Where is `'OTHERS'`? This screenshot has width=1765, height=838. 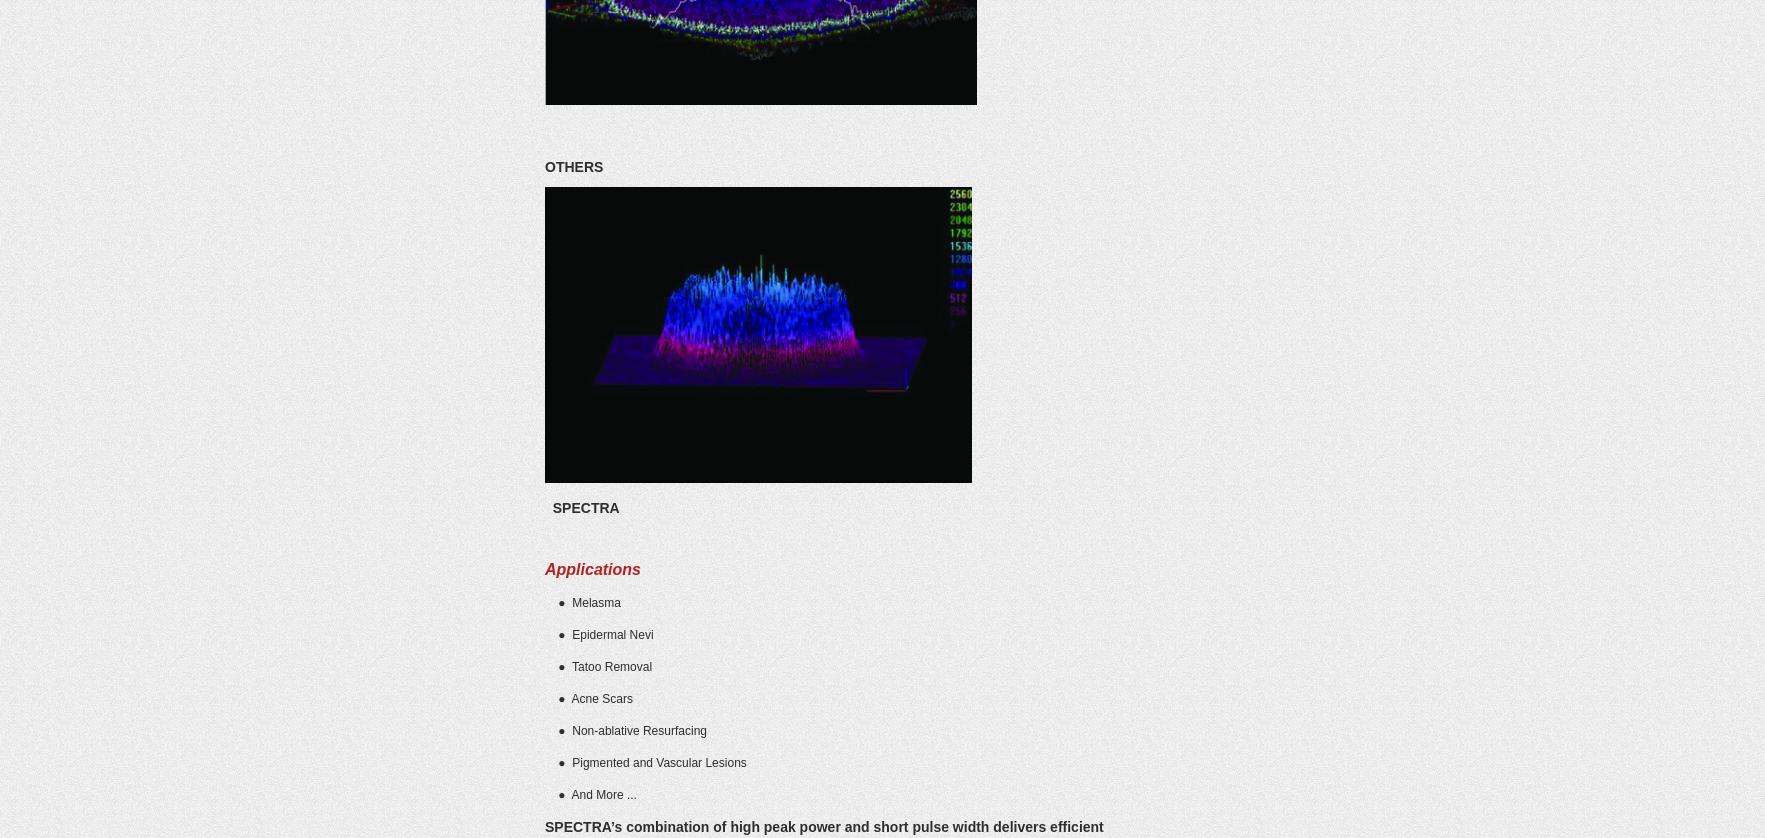
'OTHERS' is located at coordinates (572, 167).